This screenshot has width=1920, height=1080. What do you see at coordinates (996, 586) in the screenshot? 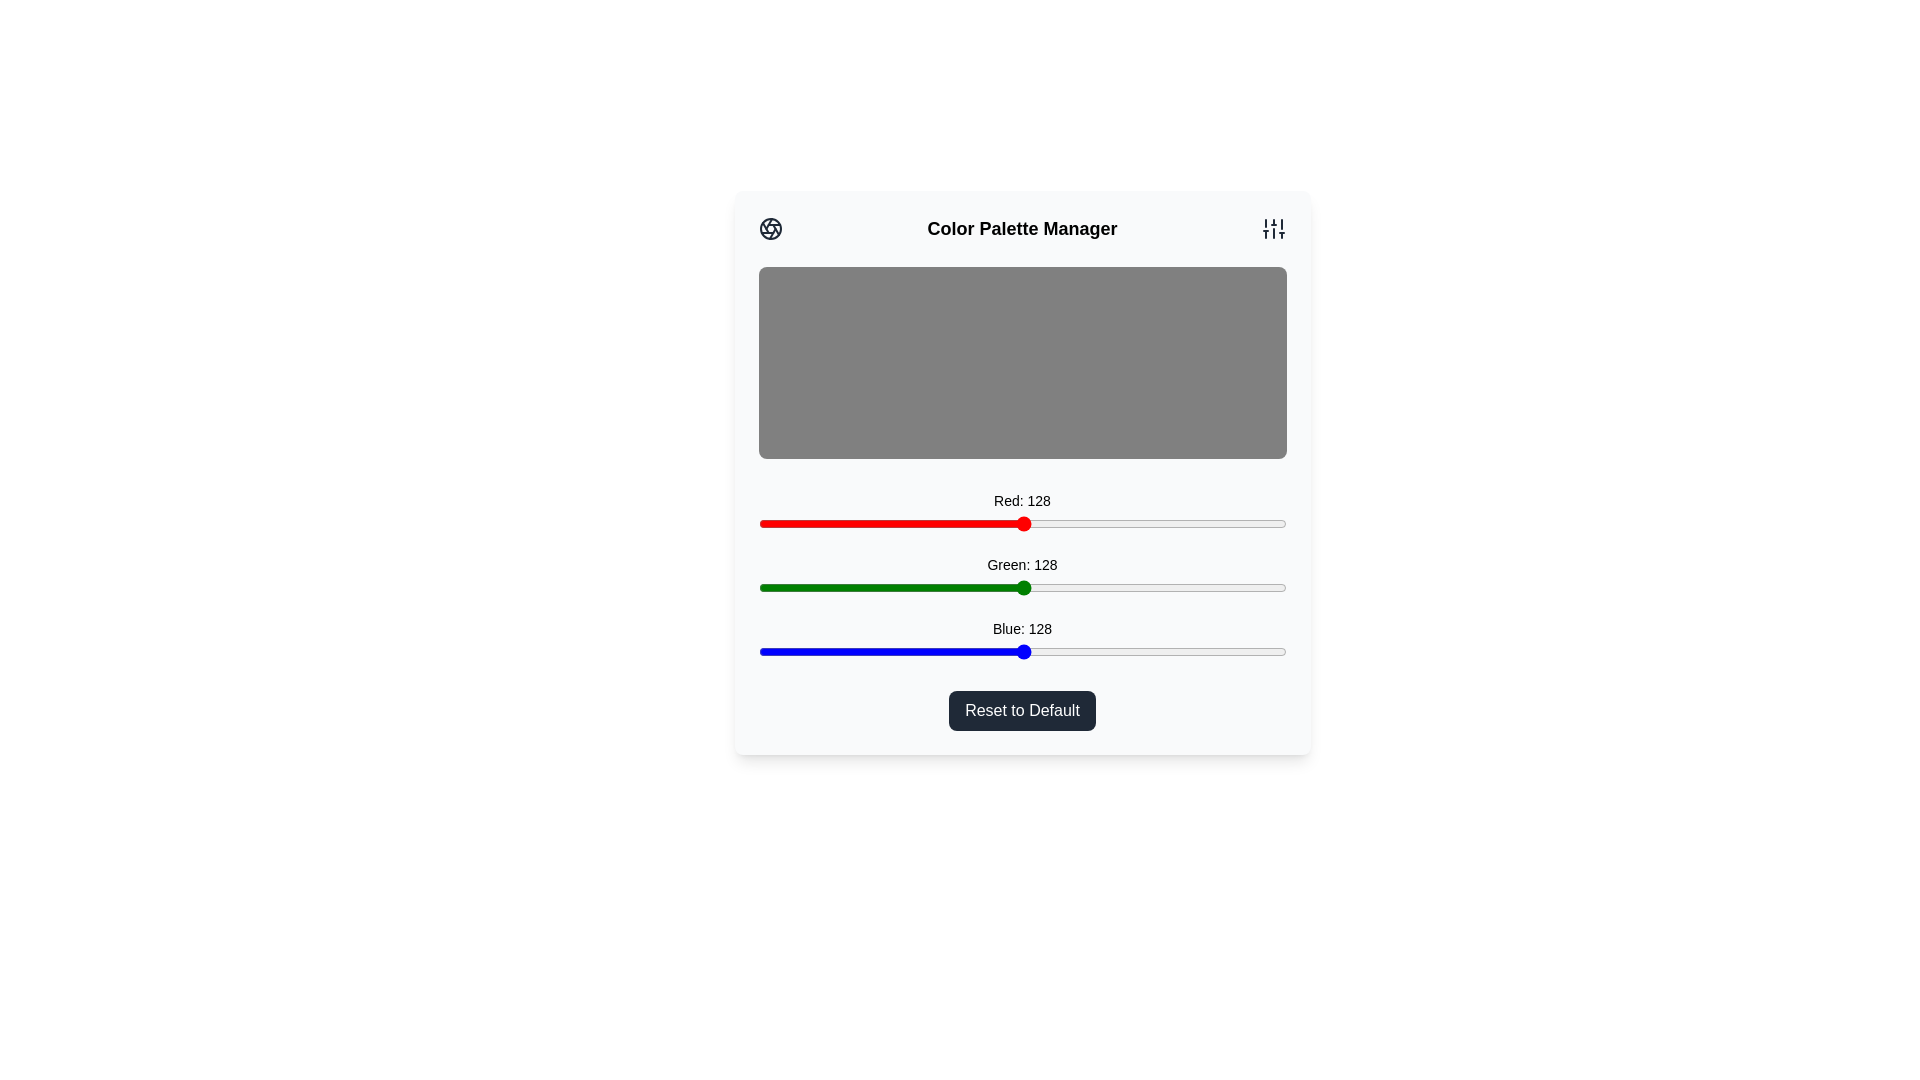
I see `the green slider to set the green intensity to 115` at bounding box center [996, 586].